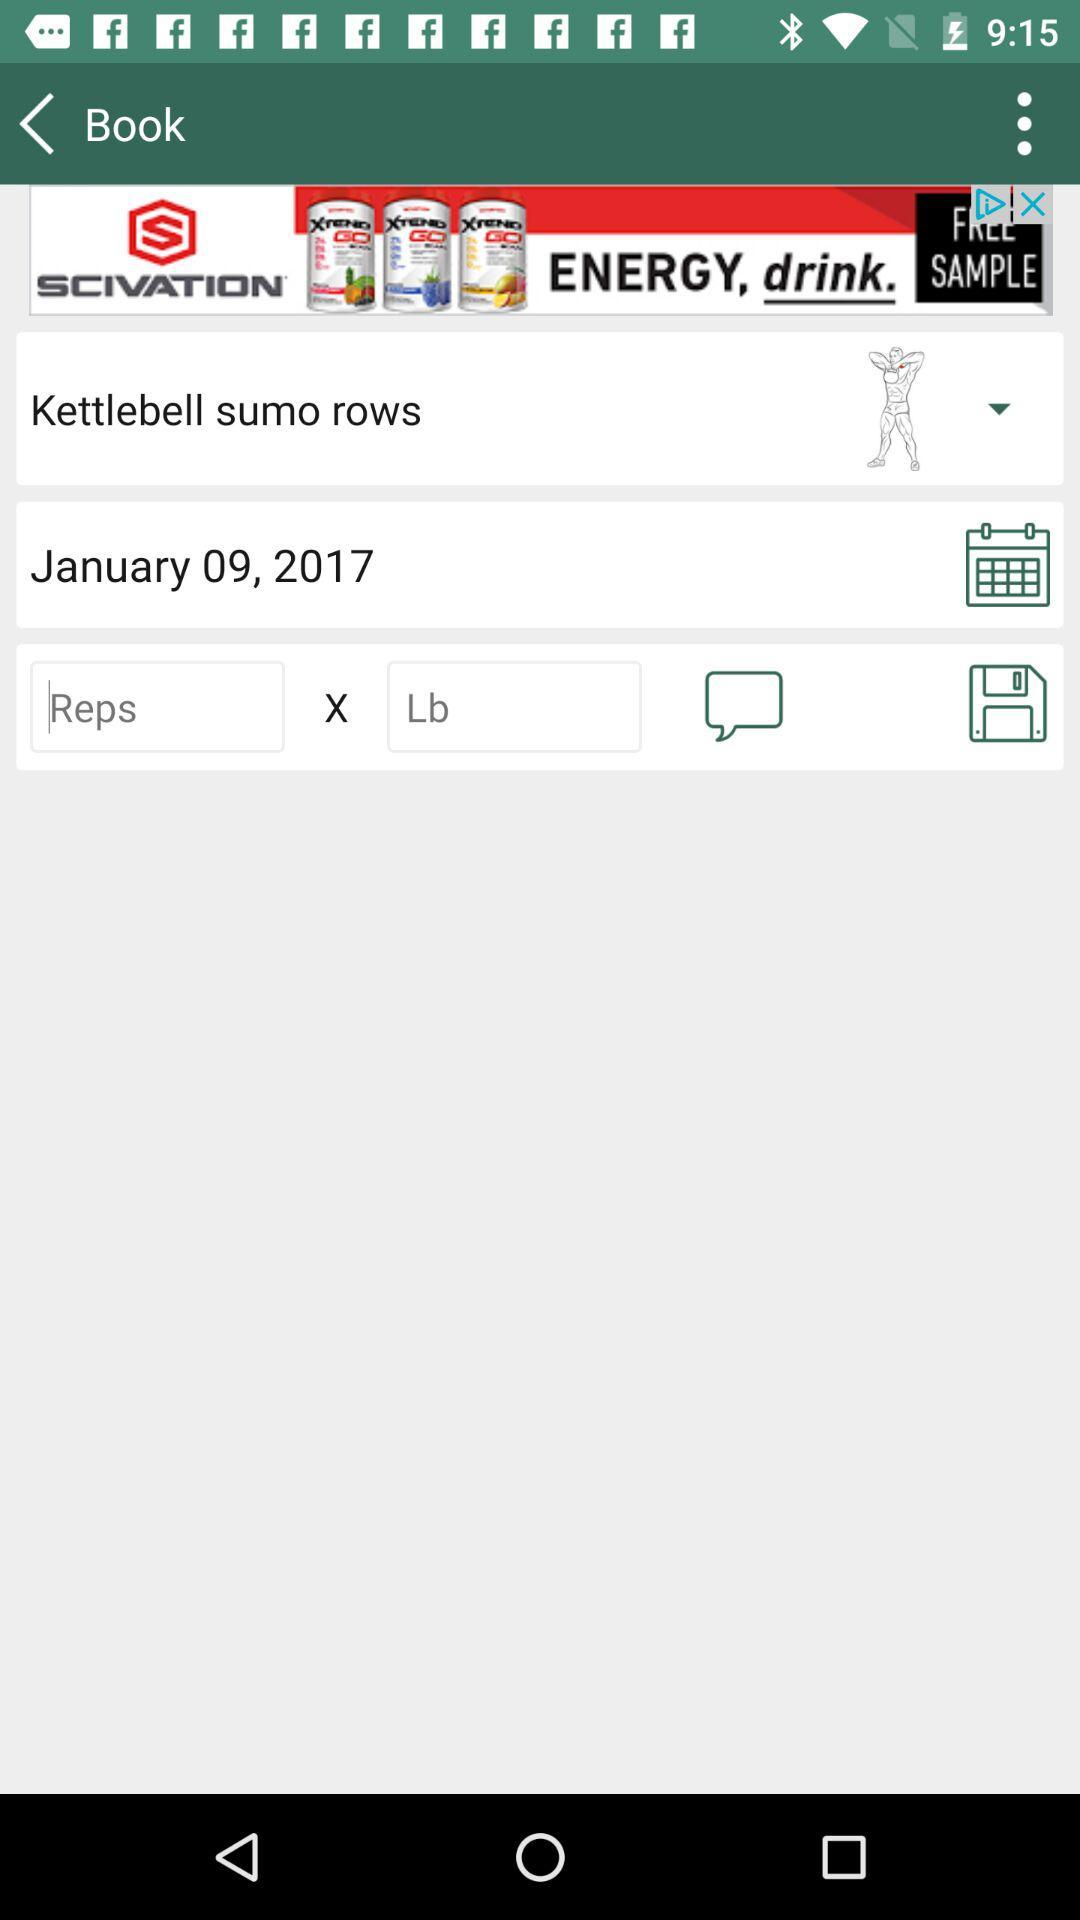 The image size is (1080, 1920). What do you see at coordinates (744, 706) in the screenshot?
I see `the chat icon` at bounding box center [744, 706].